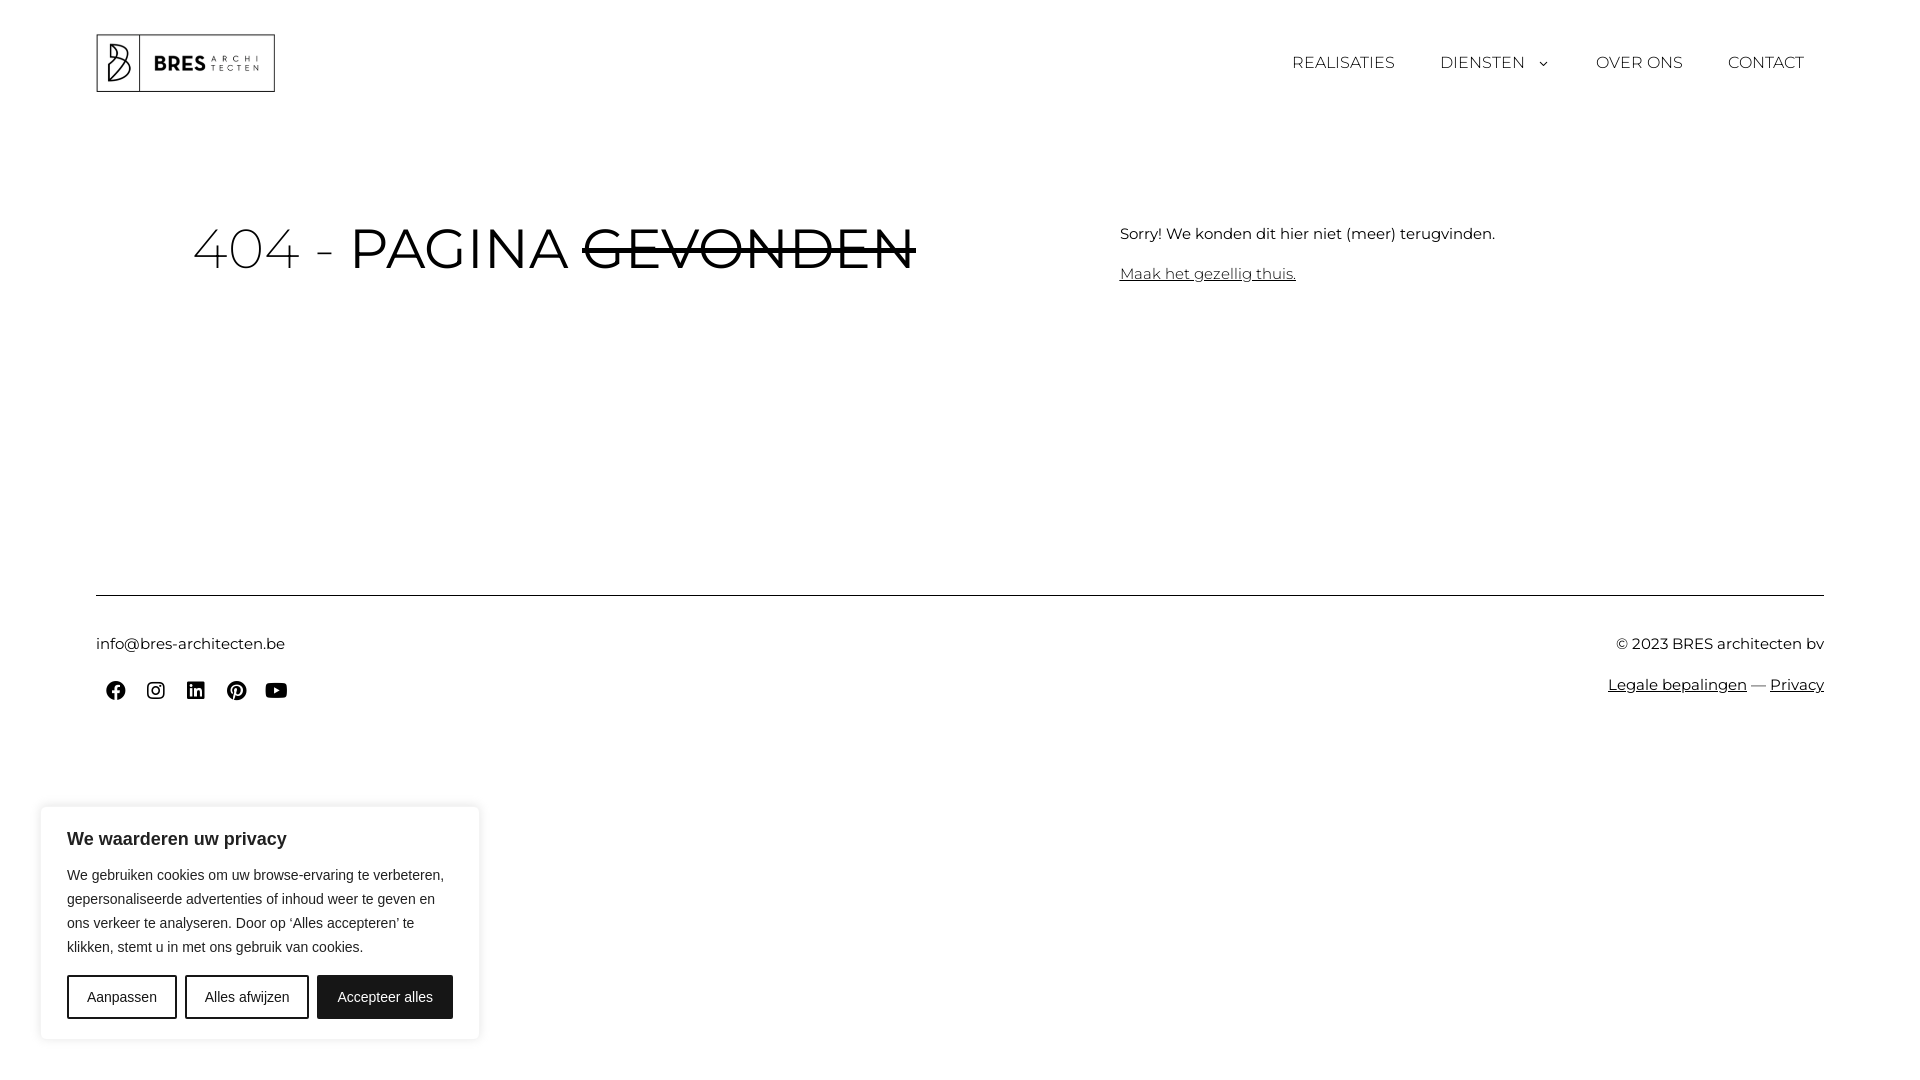 The height and width of the screenshot is (1080, 1920). Describe the element at coordinates (1796, 683) in the screenshot. I see `'Privacy'` at that location.